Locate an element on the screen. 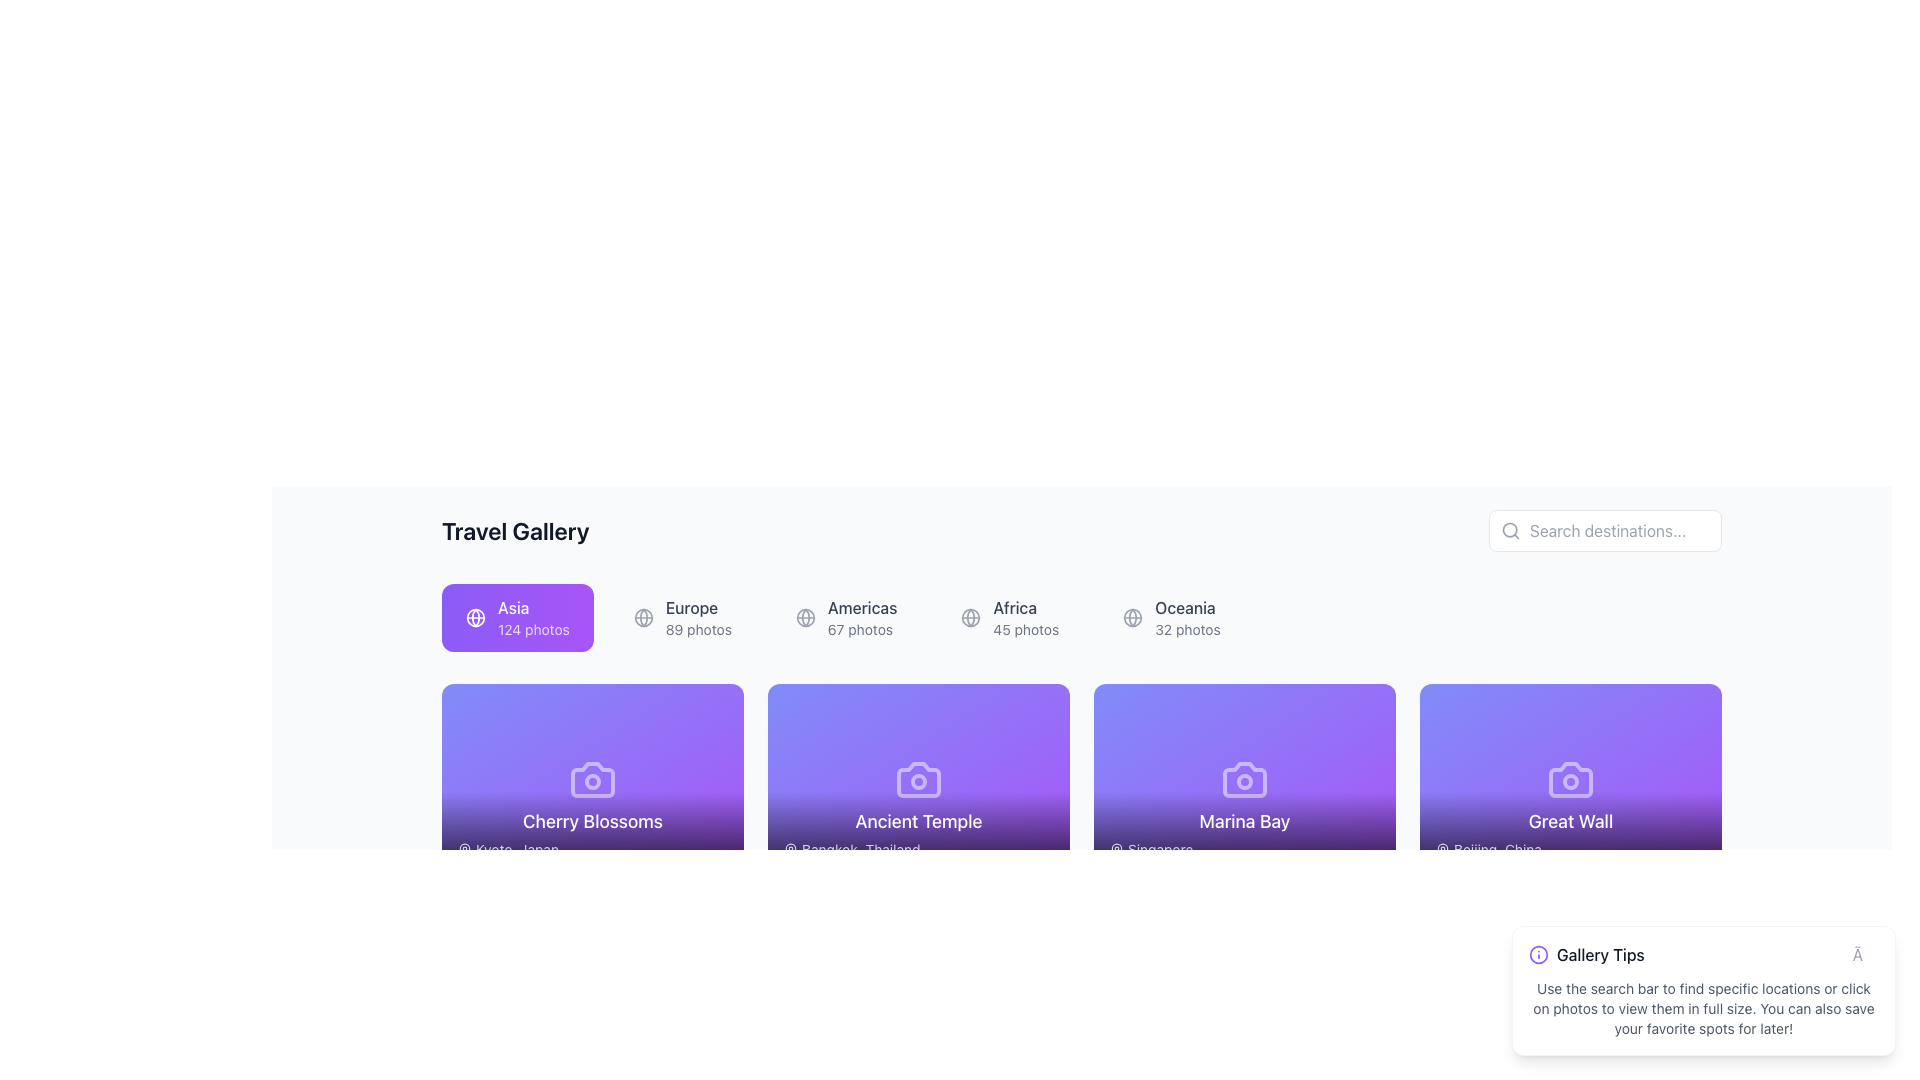 Image resolution: width=1920 pixels, height=1080 pixels. the 'Travel Gallery' label, which is prominently displayed in a larger, bold font in black or dark gray on a light background, located in the top-left section of the interface is located at coordinates (515, 530).